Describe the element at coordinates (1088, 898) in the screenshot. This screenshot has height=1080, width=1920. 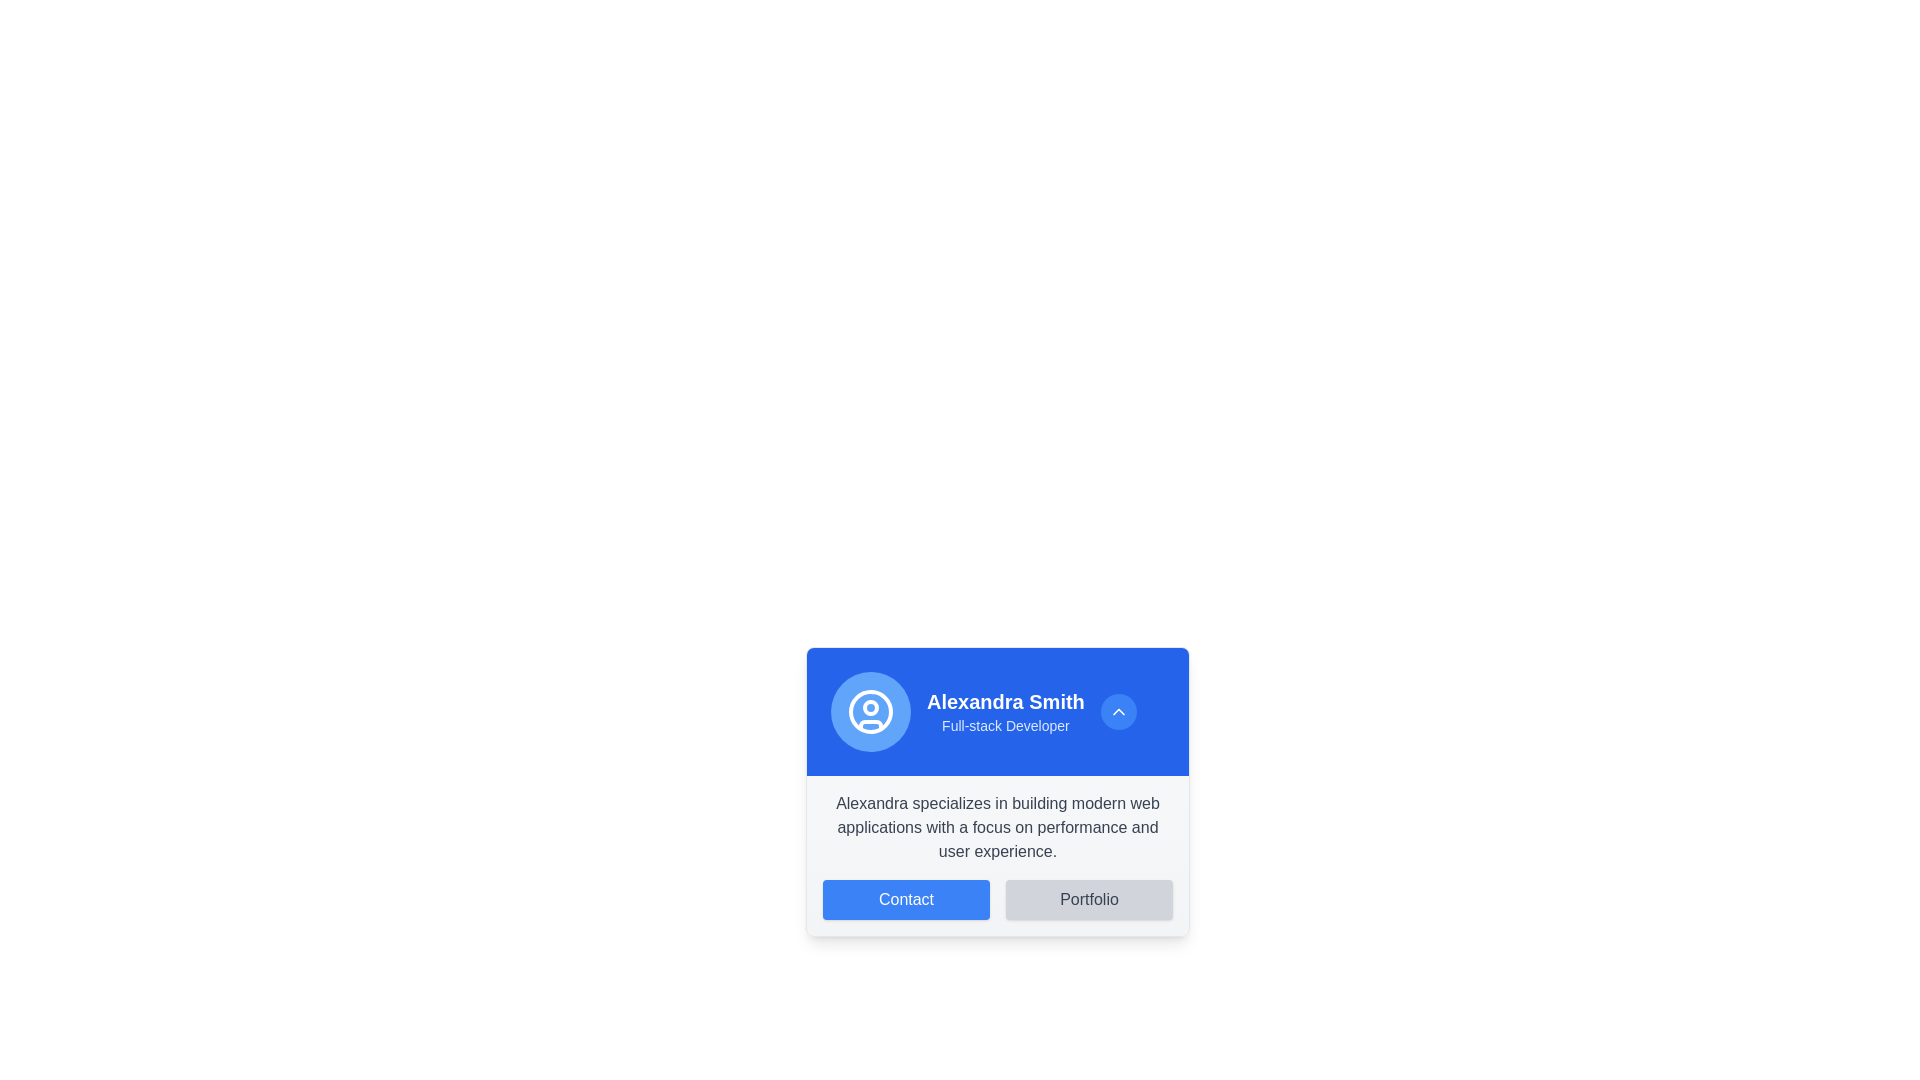
I see `the 'Portfolio' button, which is a rectangular button with rounded corners and a light gray background, located to the right of the 'Contact' button in a horizontal layout` at that location.